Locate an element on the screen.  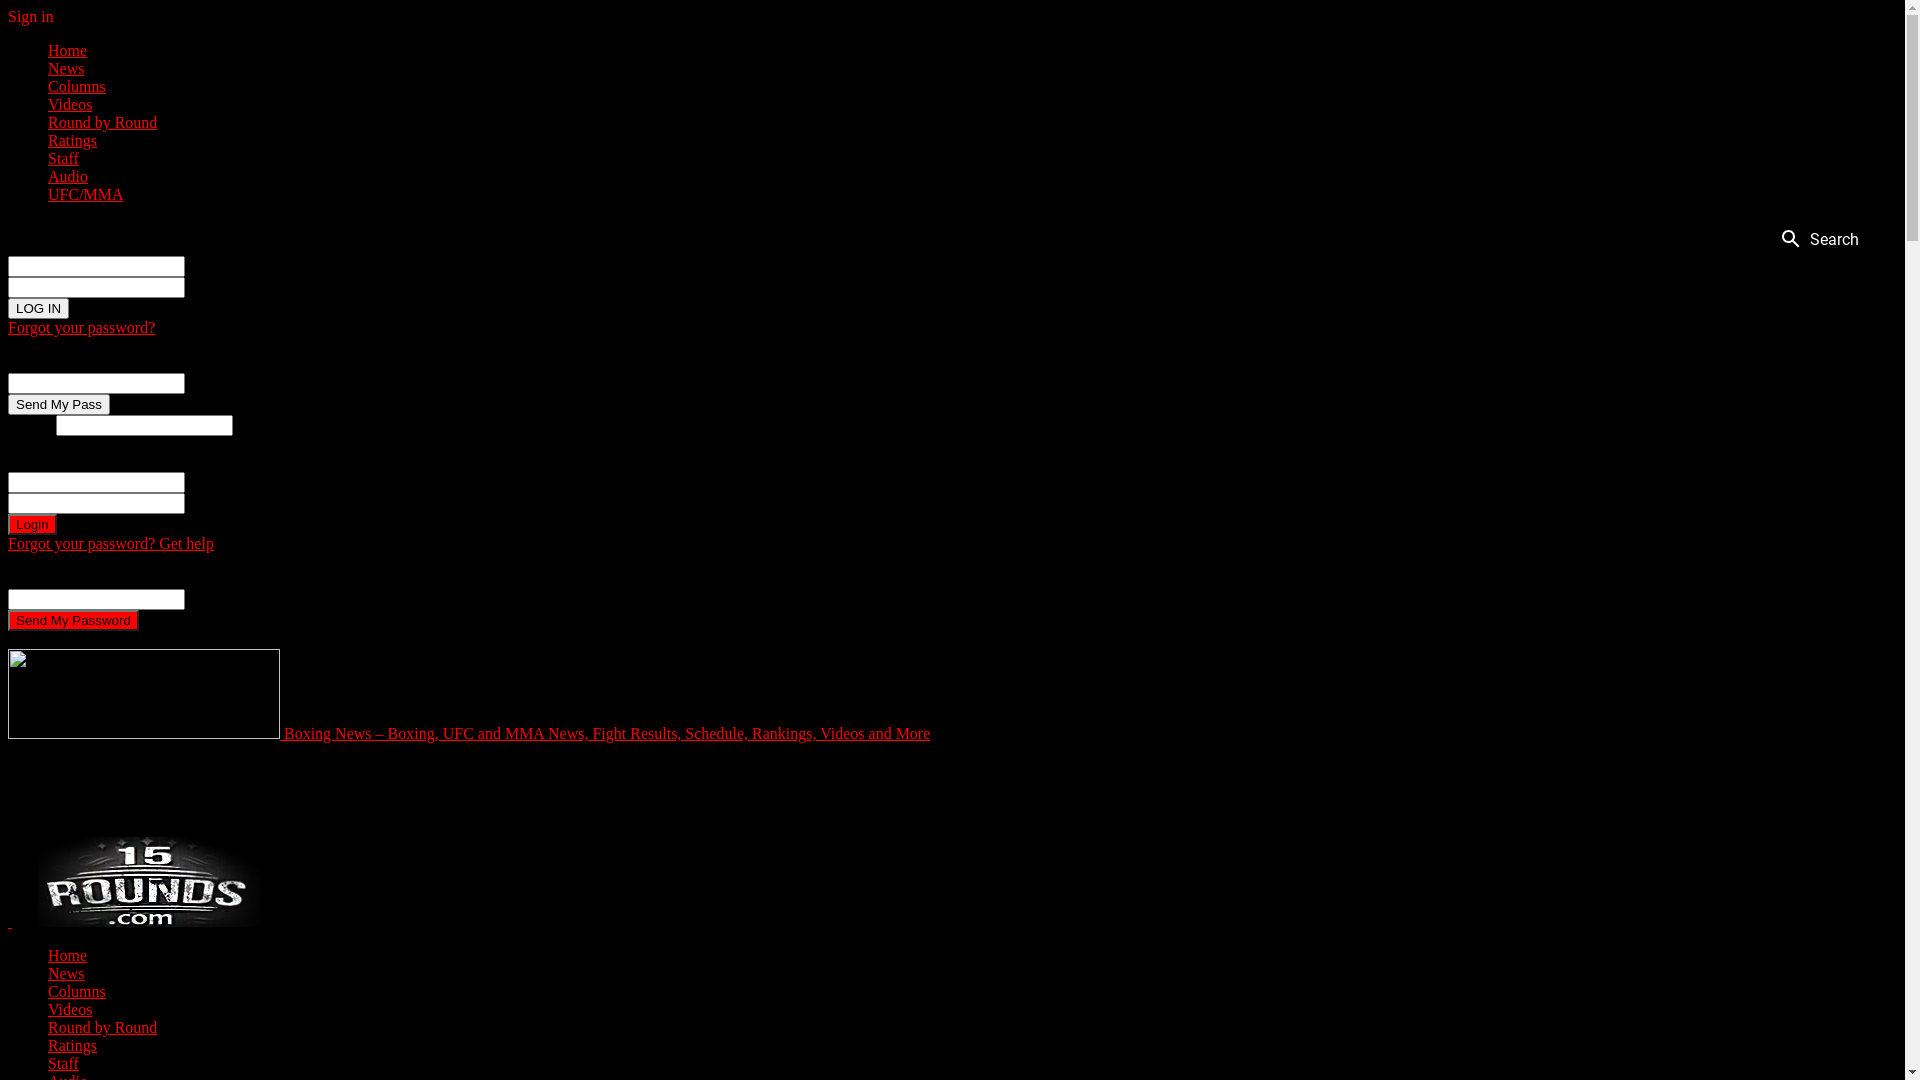
'News' is located at coordinates (66, 67).